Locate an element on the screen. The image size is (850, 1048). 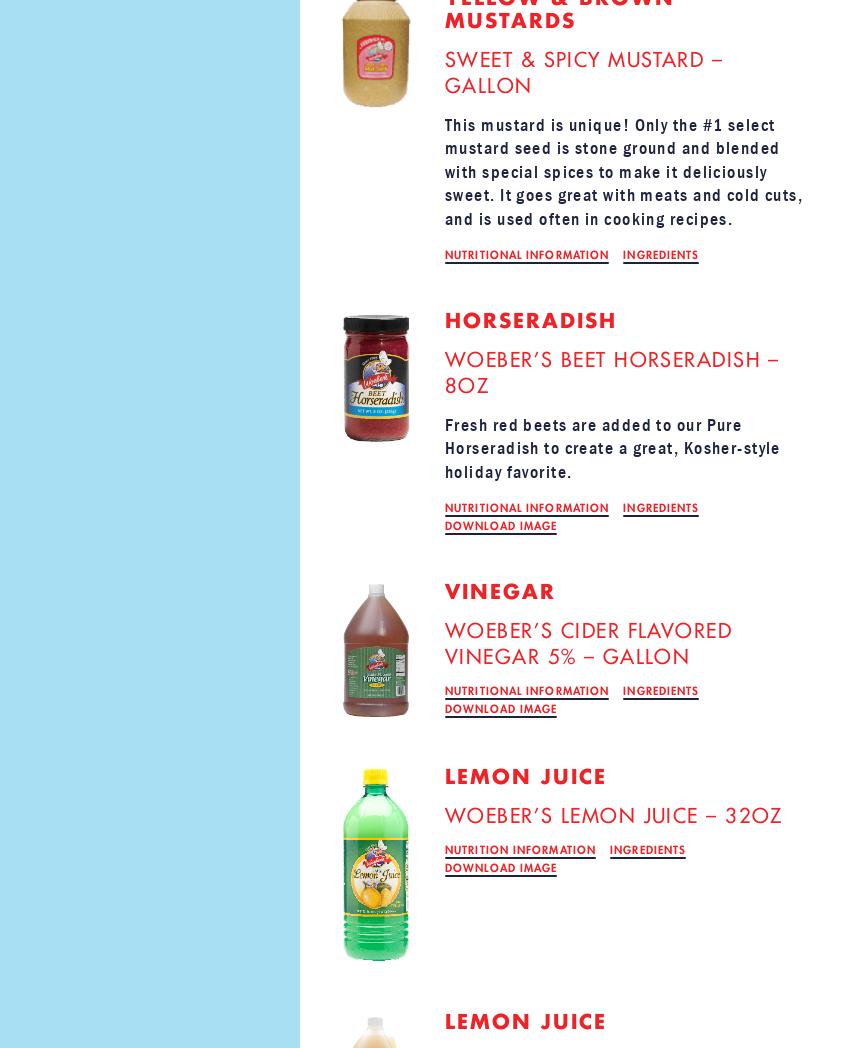
'Sweet & Spicy Mustard – GALLON' is located at coordinates (443, 73).